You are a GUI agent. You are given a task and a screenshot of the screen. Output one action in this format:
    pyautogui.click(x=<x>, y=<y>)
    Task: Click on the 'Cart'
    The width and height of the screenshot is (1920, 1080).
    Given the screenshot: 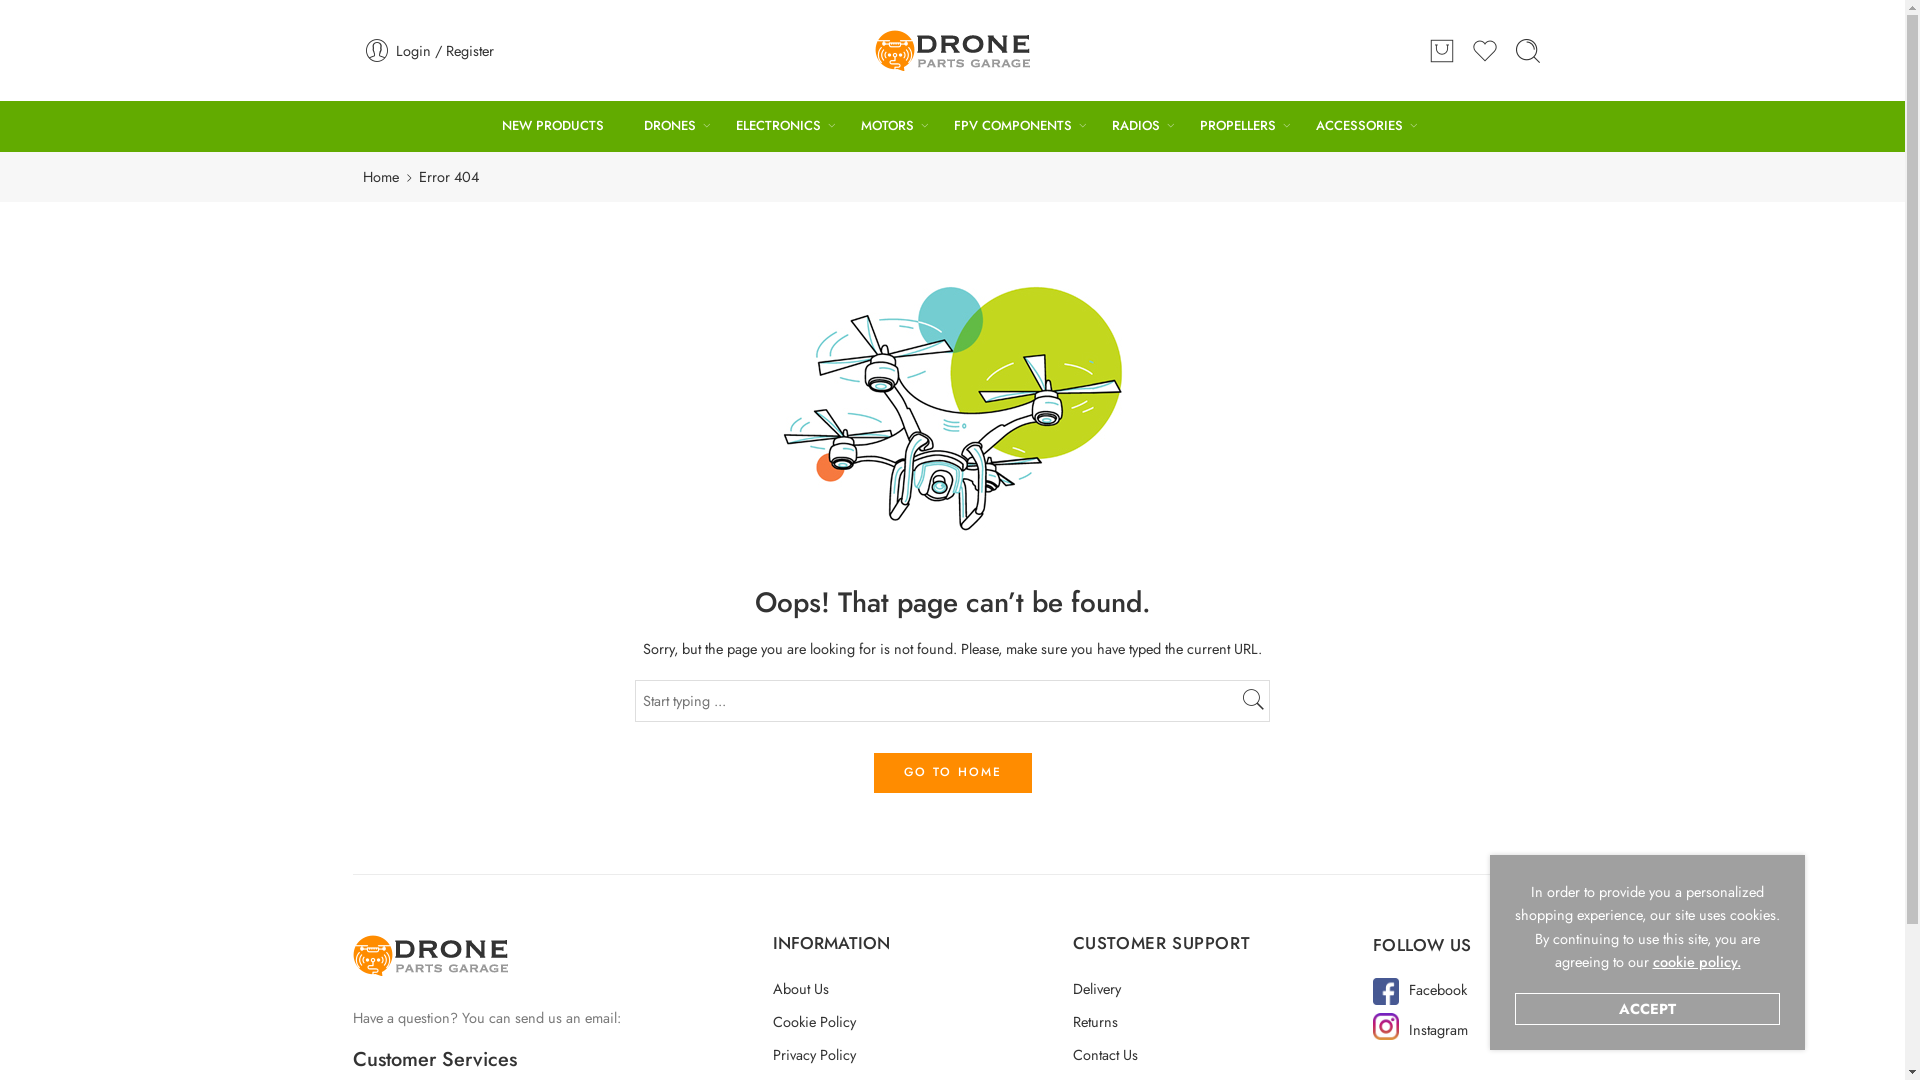 What is the action you would take?
    pyautogui.click(x=1441, y=49)
    